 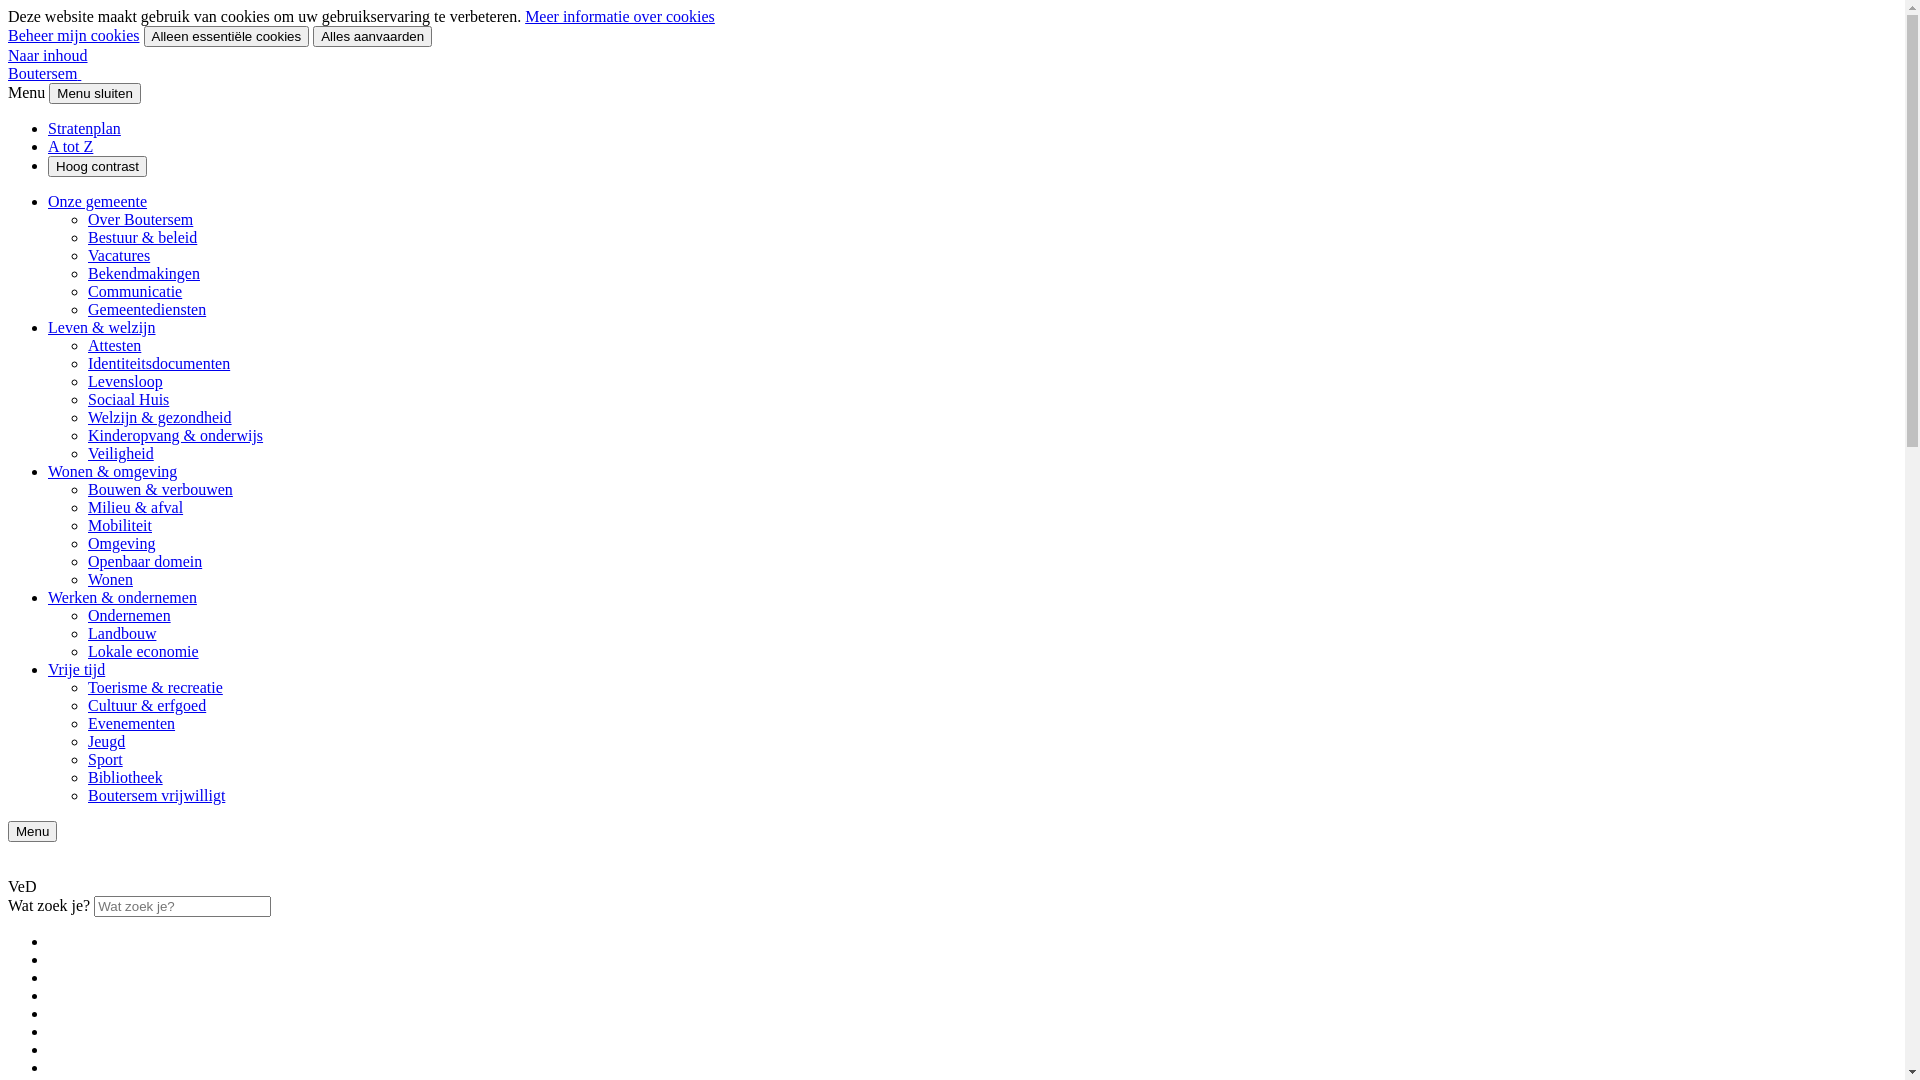 What do you see at coordinates (86, 291) in the screenshot?
I see `'Communicatie'` at bounding box center [86, 291].